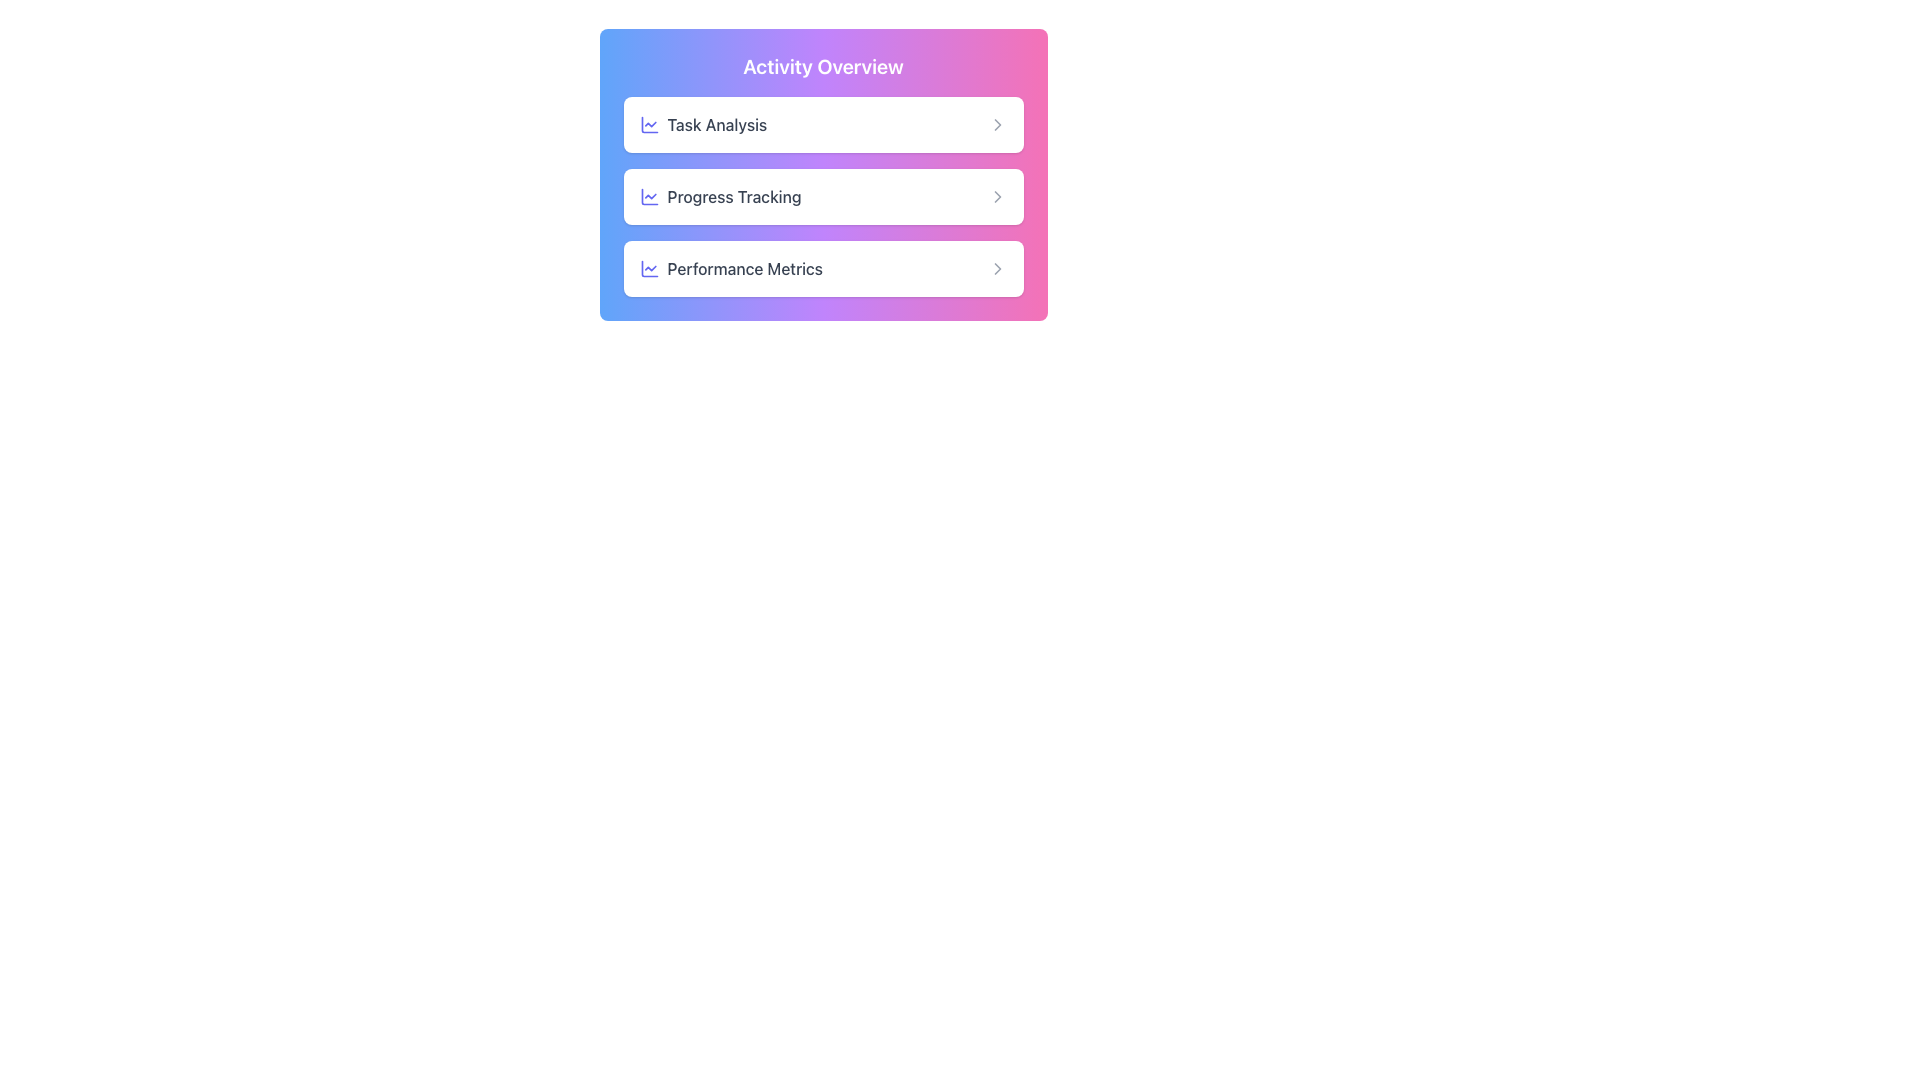  What do you see at coordinates (997, 268) in the screenshot?
I see `the rightward-pointing chevron icon located at the right side of the 'Performance Metrics' button within the 'Activity Overview' section` at bounding box center [997, 268].